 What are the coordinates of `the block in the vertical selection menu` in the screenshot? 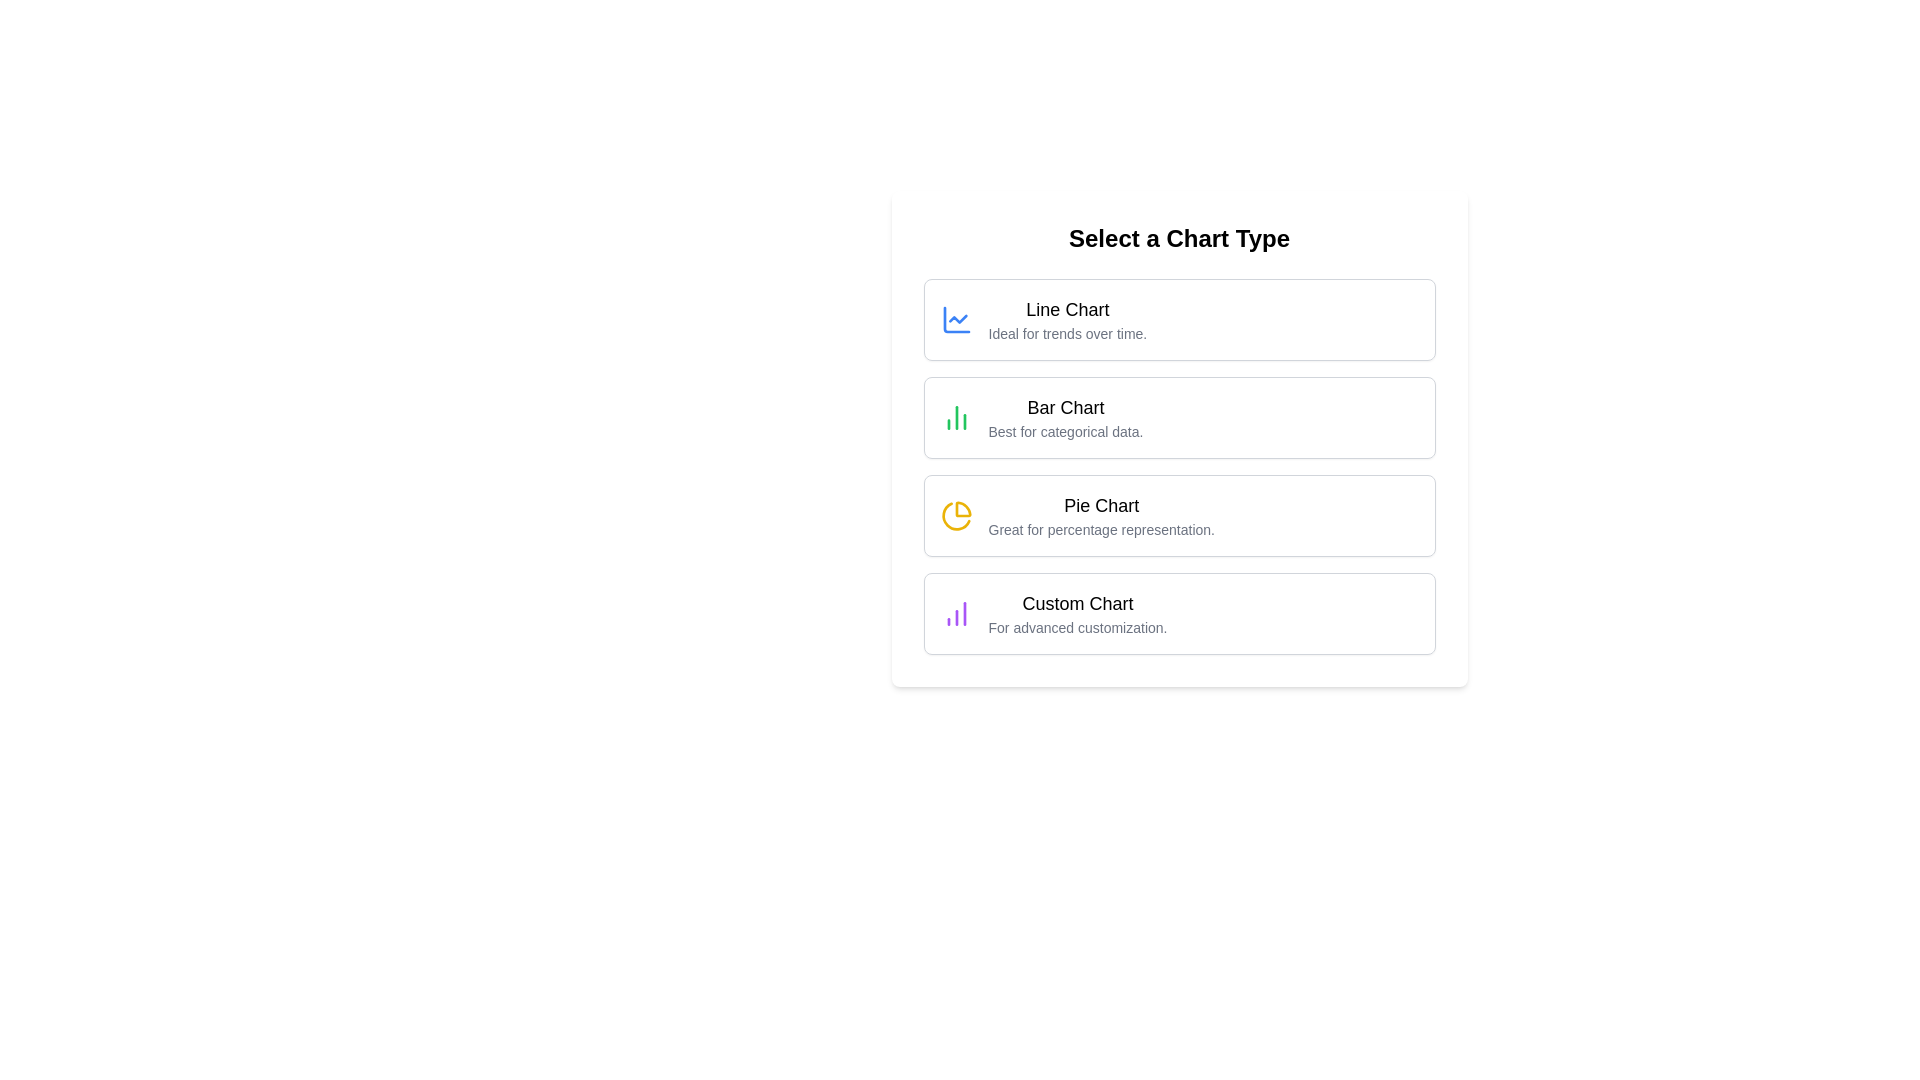 It's located at (1179, 466).